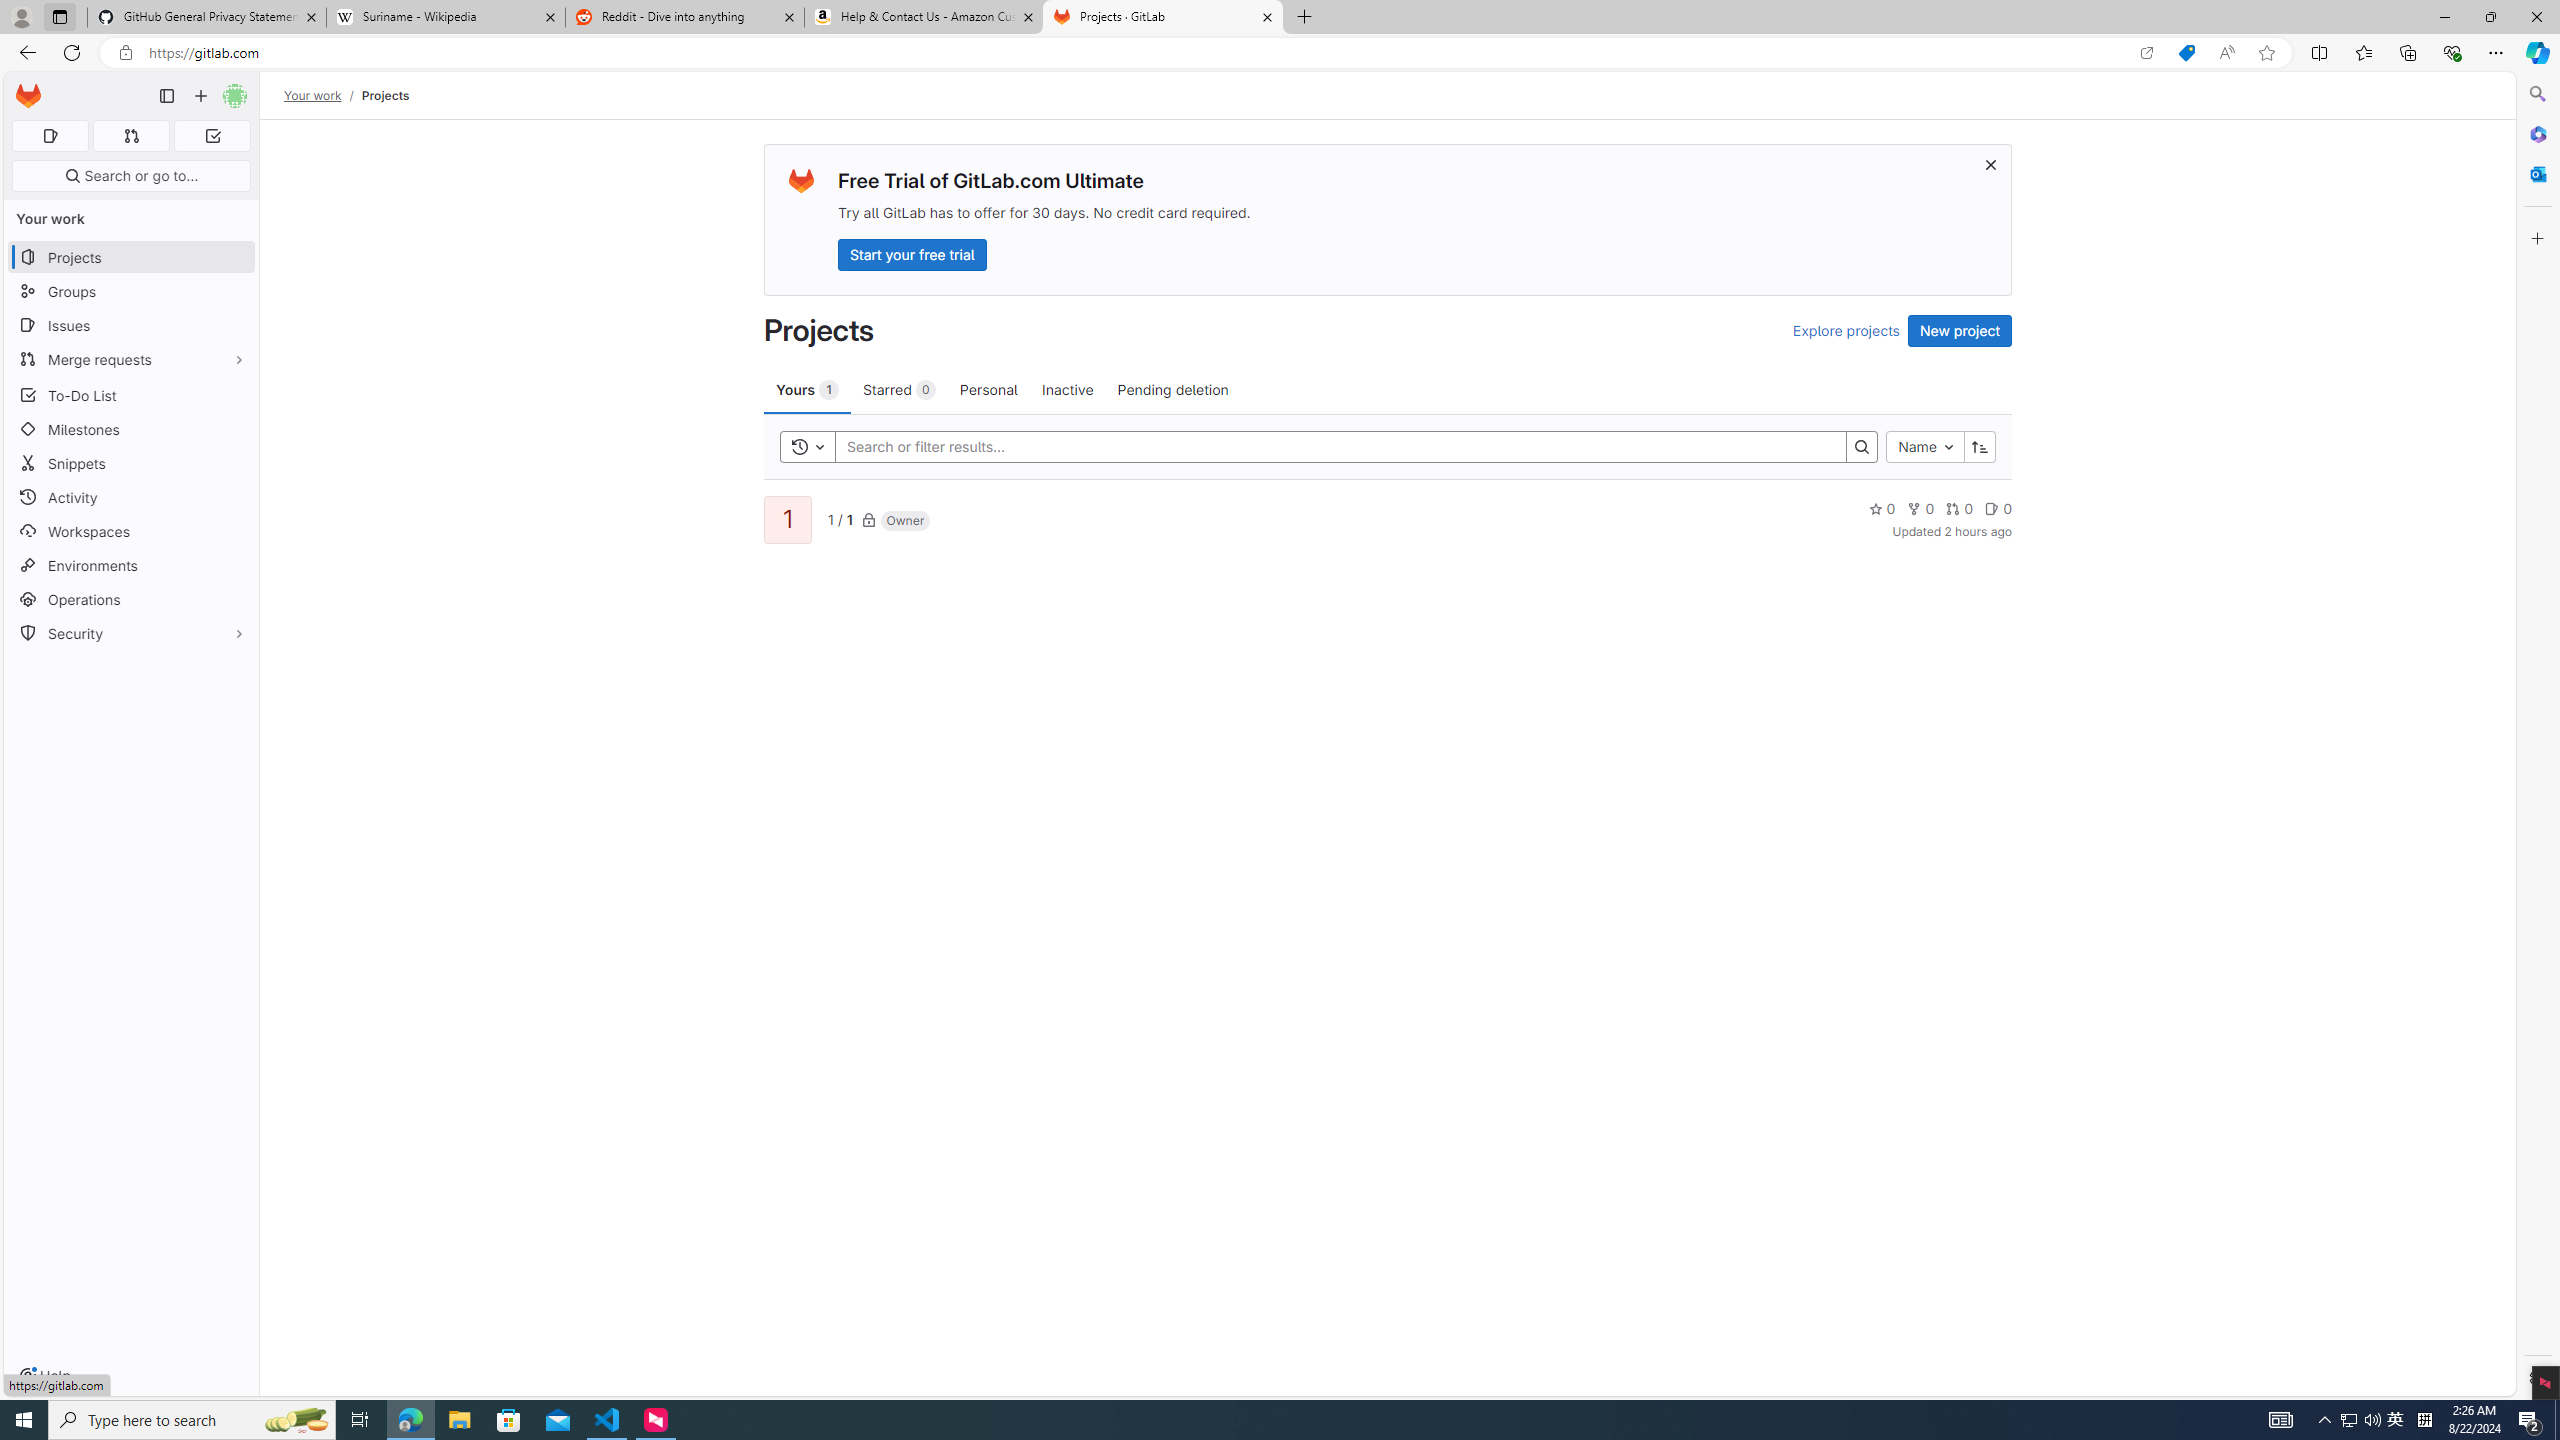 The image size is (2560, 1440). Describe the element at coordinates (322, 95) in the screenshot. I see `'Your work/'` at that location.